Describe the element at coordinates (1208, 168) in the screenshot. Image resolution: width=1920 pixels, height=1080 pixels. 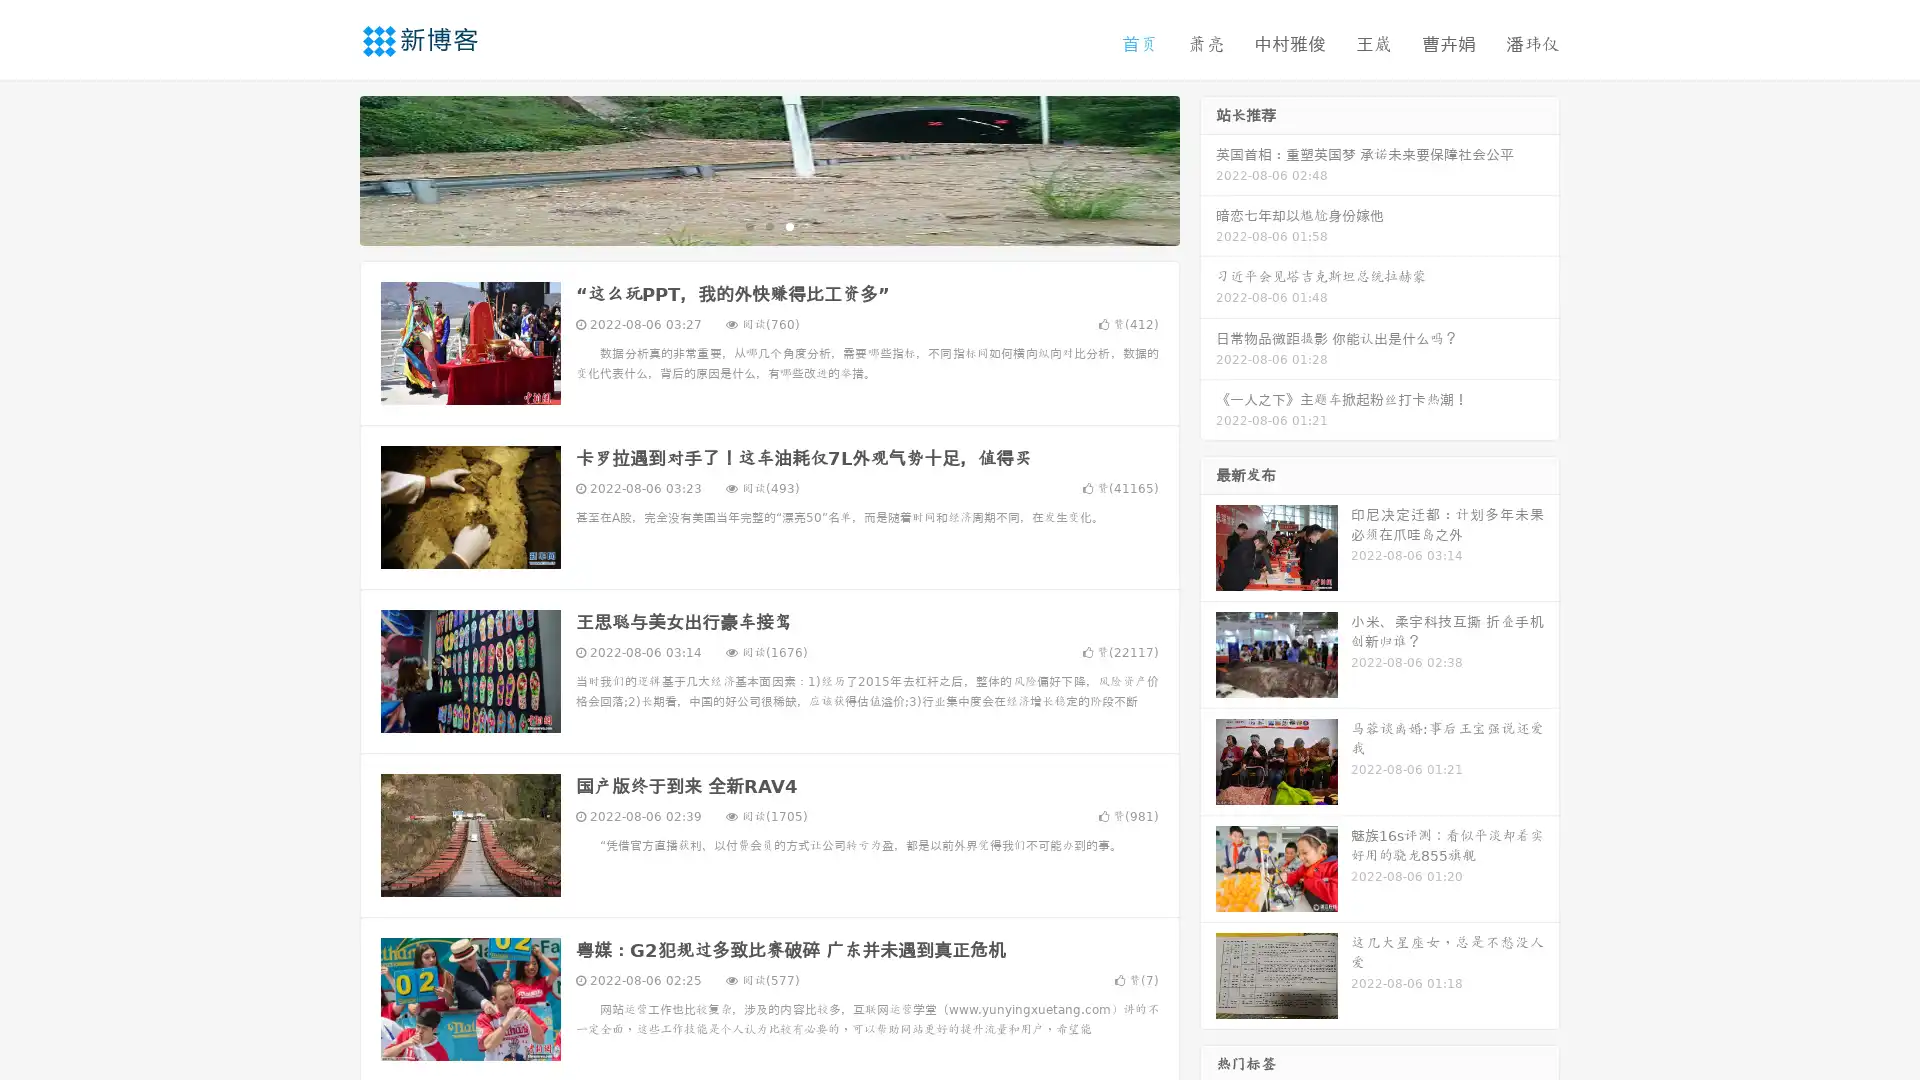
I see `Next slide` at that location.